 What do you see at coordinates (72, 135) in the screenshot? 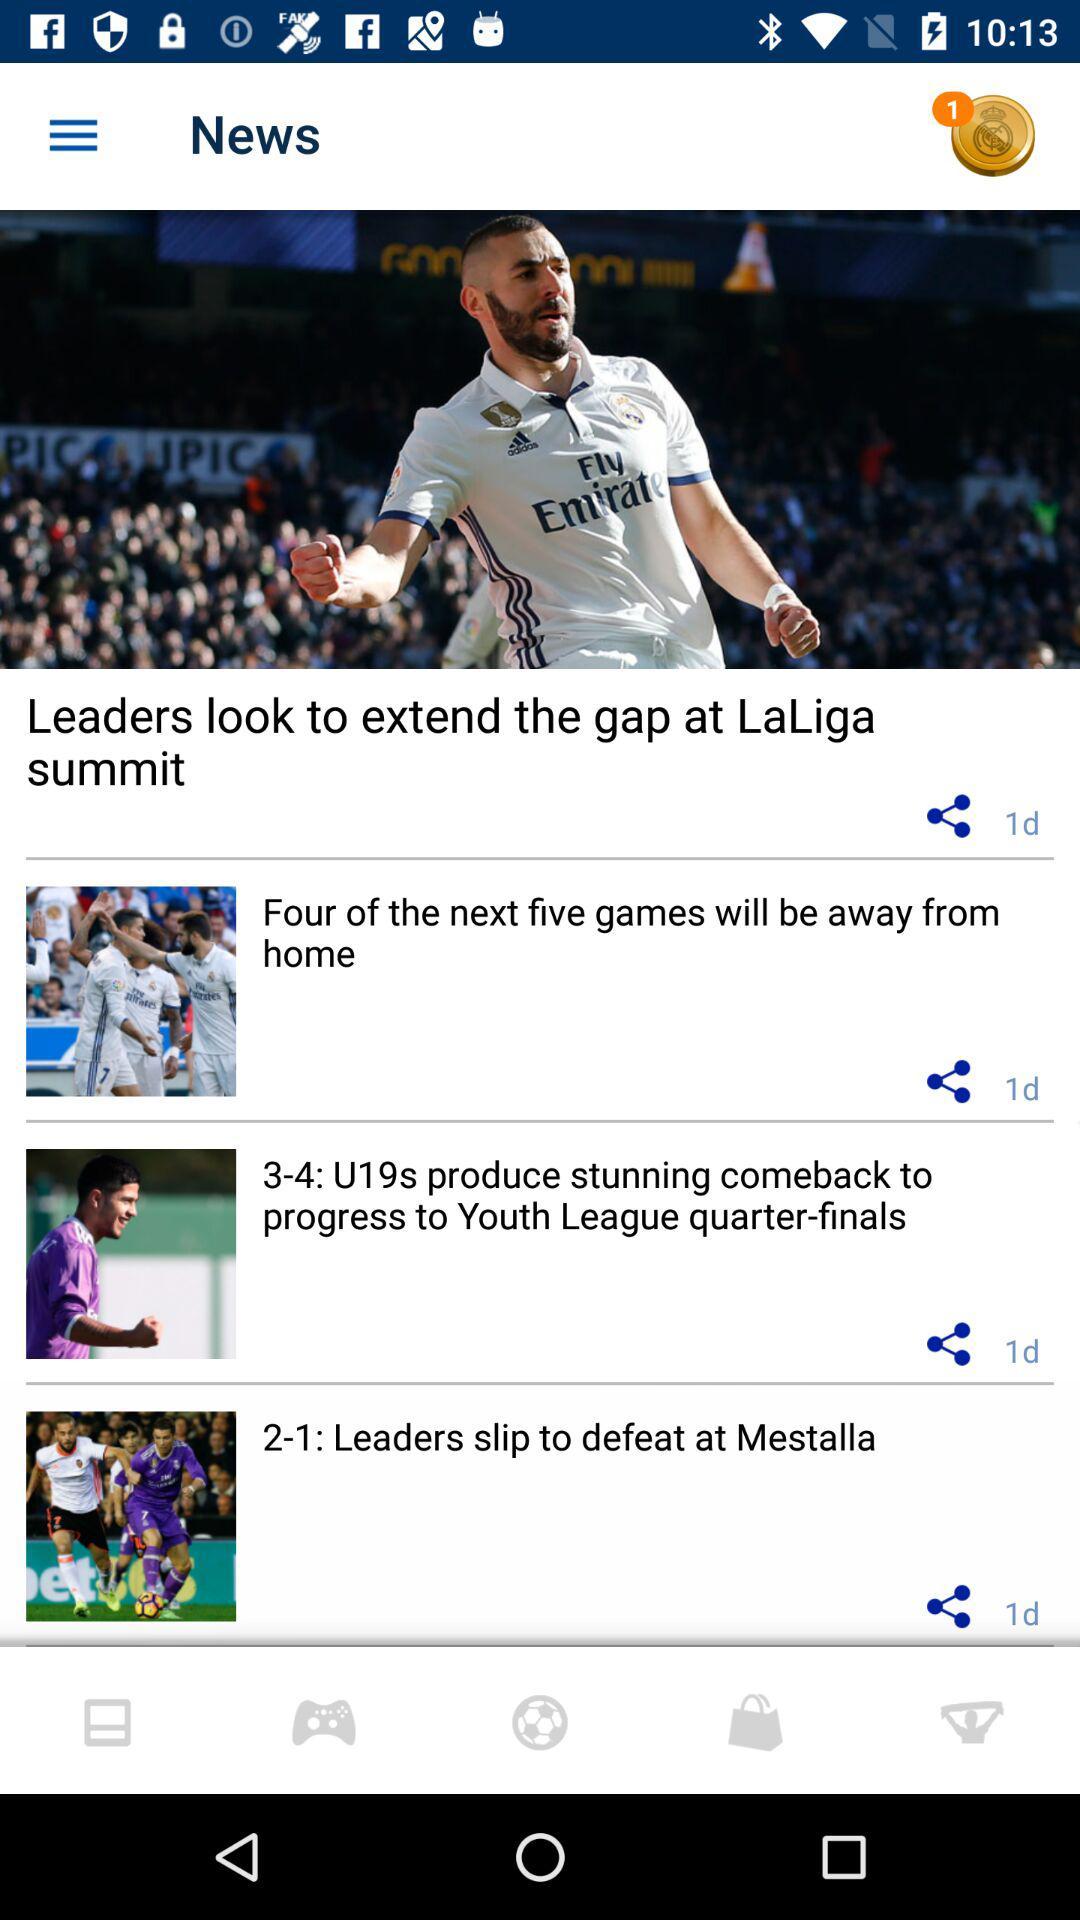
I see `the menu icon` at bounding box center [72, 135].